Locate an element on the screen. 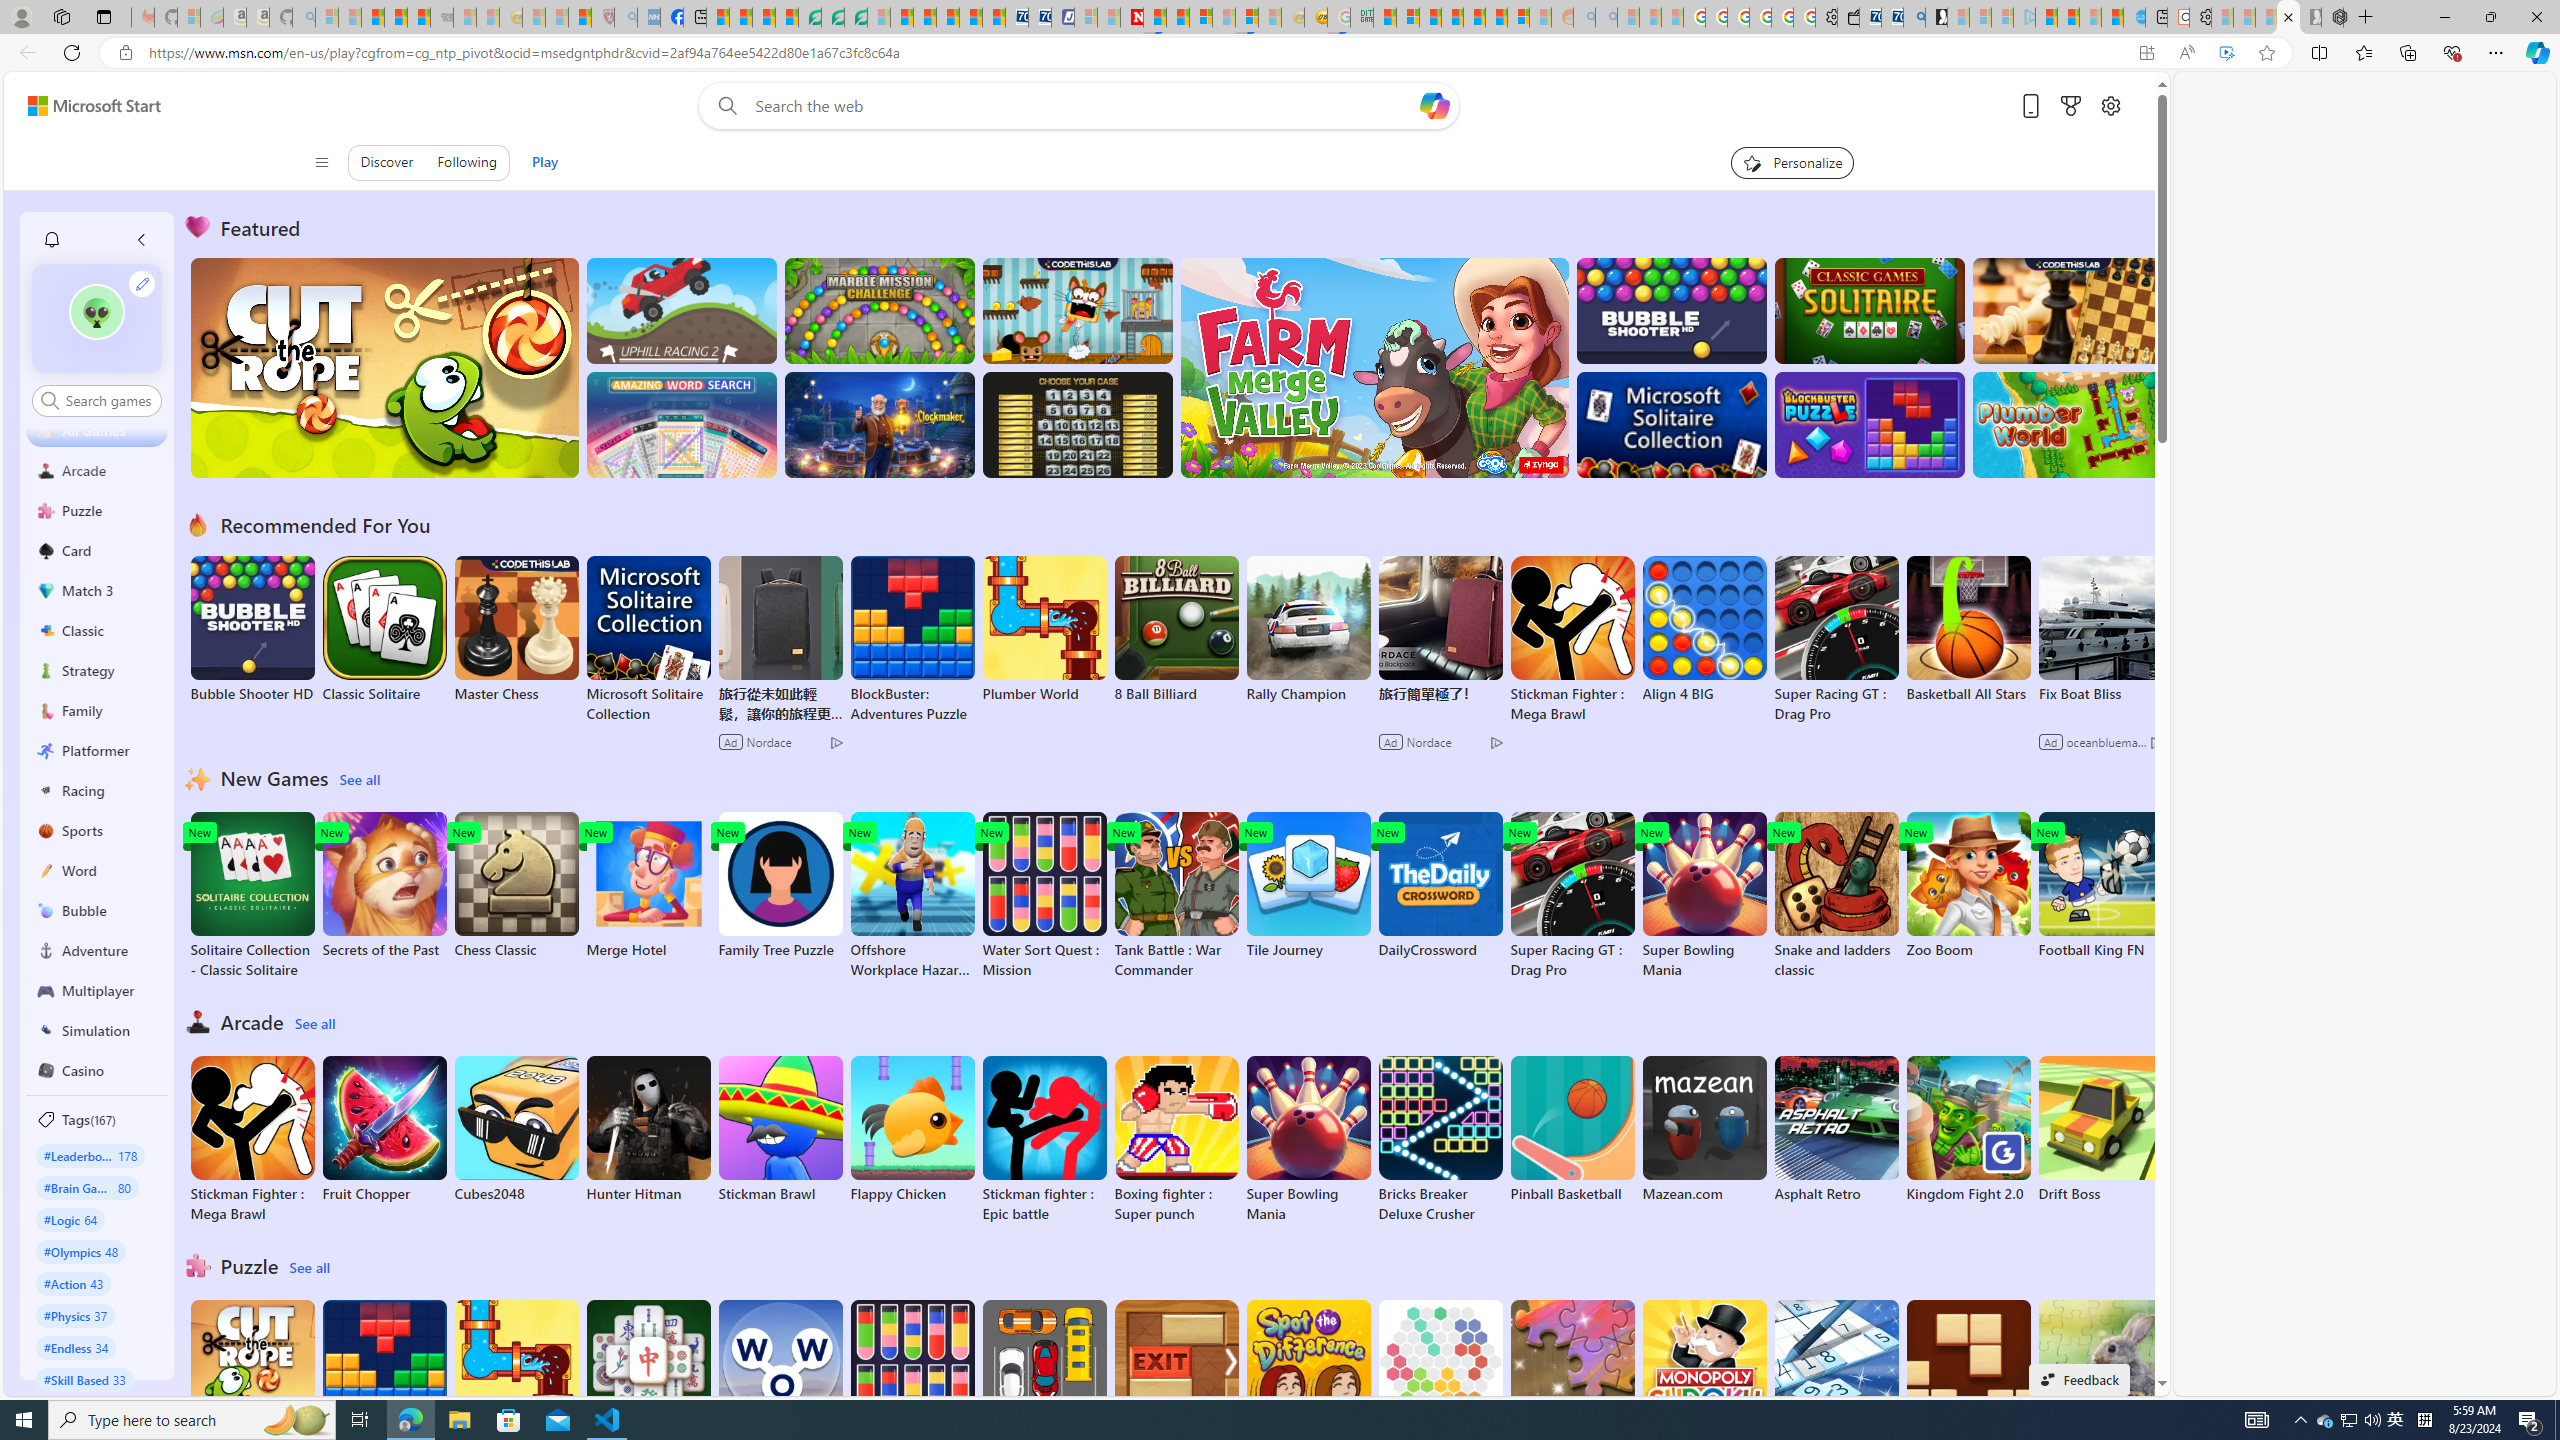 The image size is (2560, 1440). 'Offshore Workplace Hazard Game' is located at coordinates (912, 896).